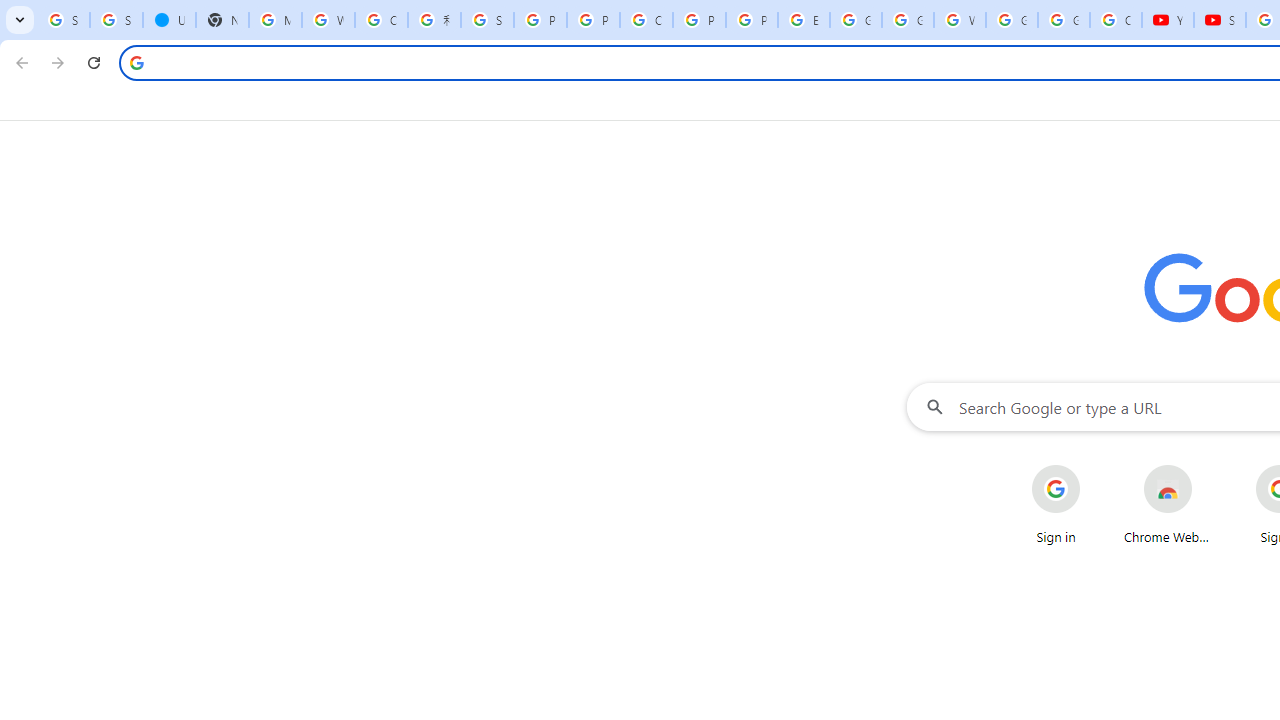 The width and height of the screenshot is (1280, 720). Describe the element at coordinates (1168, 504) in the screenshot. I see `'Chrome Web Store'` at that location.